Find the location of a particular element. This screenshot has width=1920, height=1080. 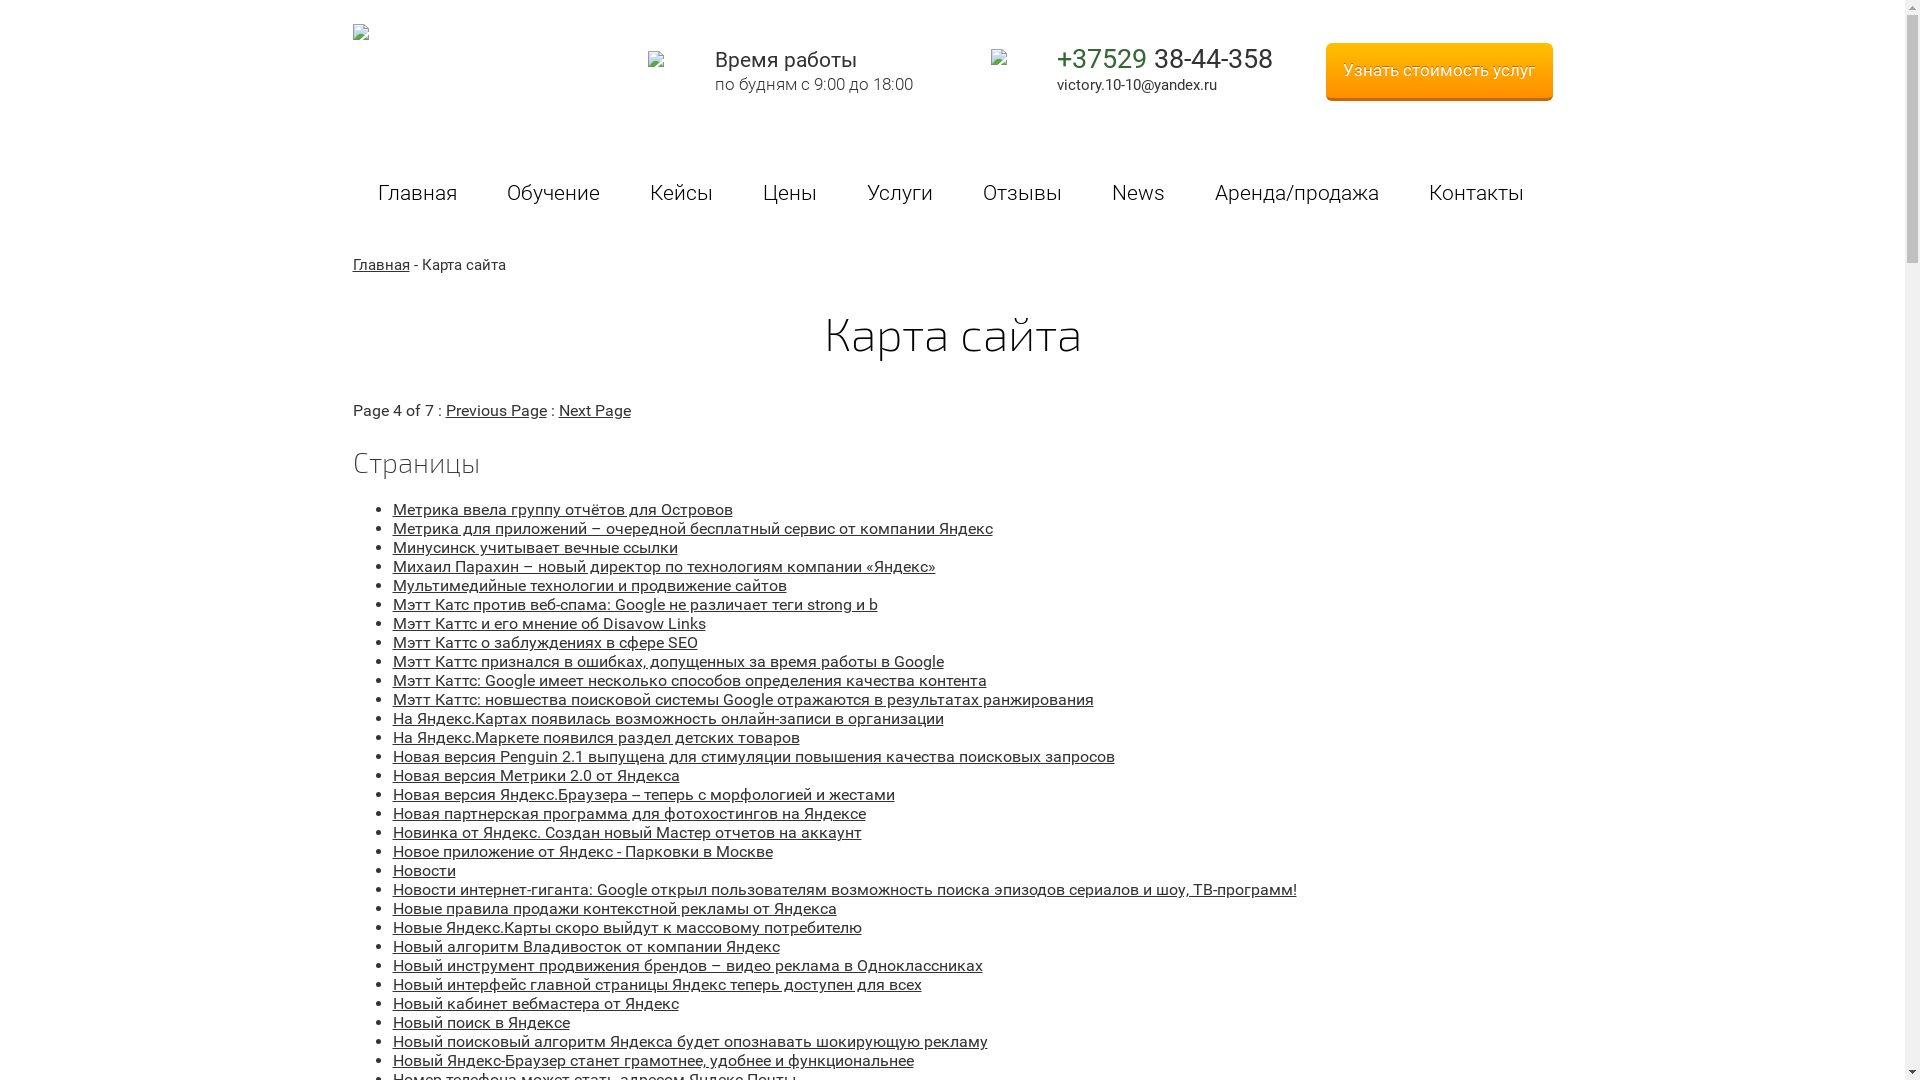

'News' is located at coordinates (1084, 195).